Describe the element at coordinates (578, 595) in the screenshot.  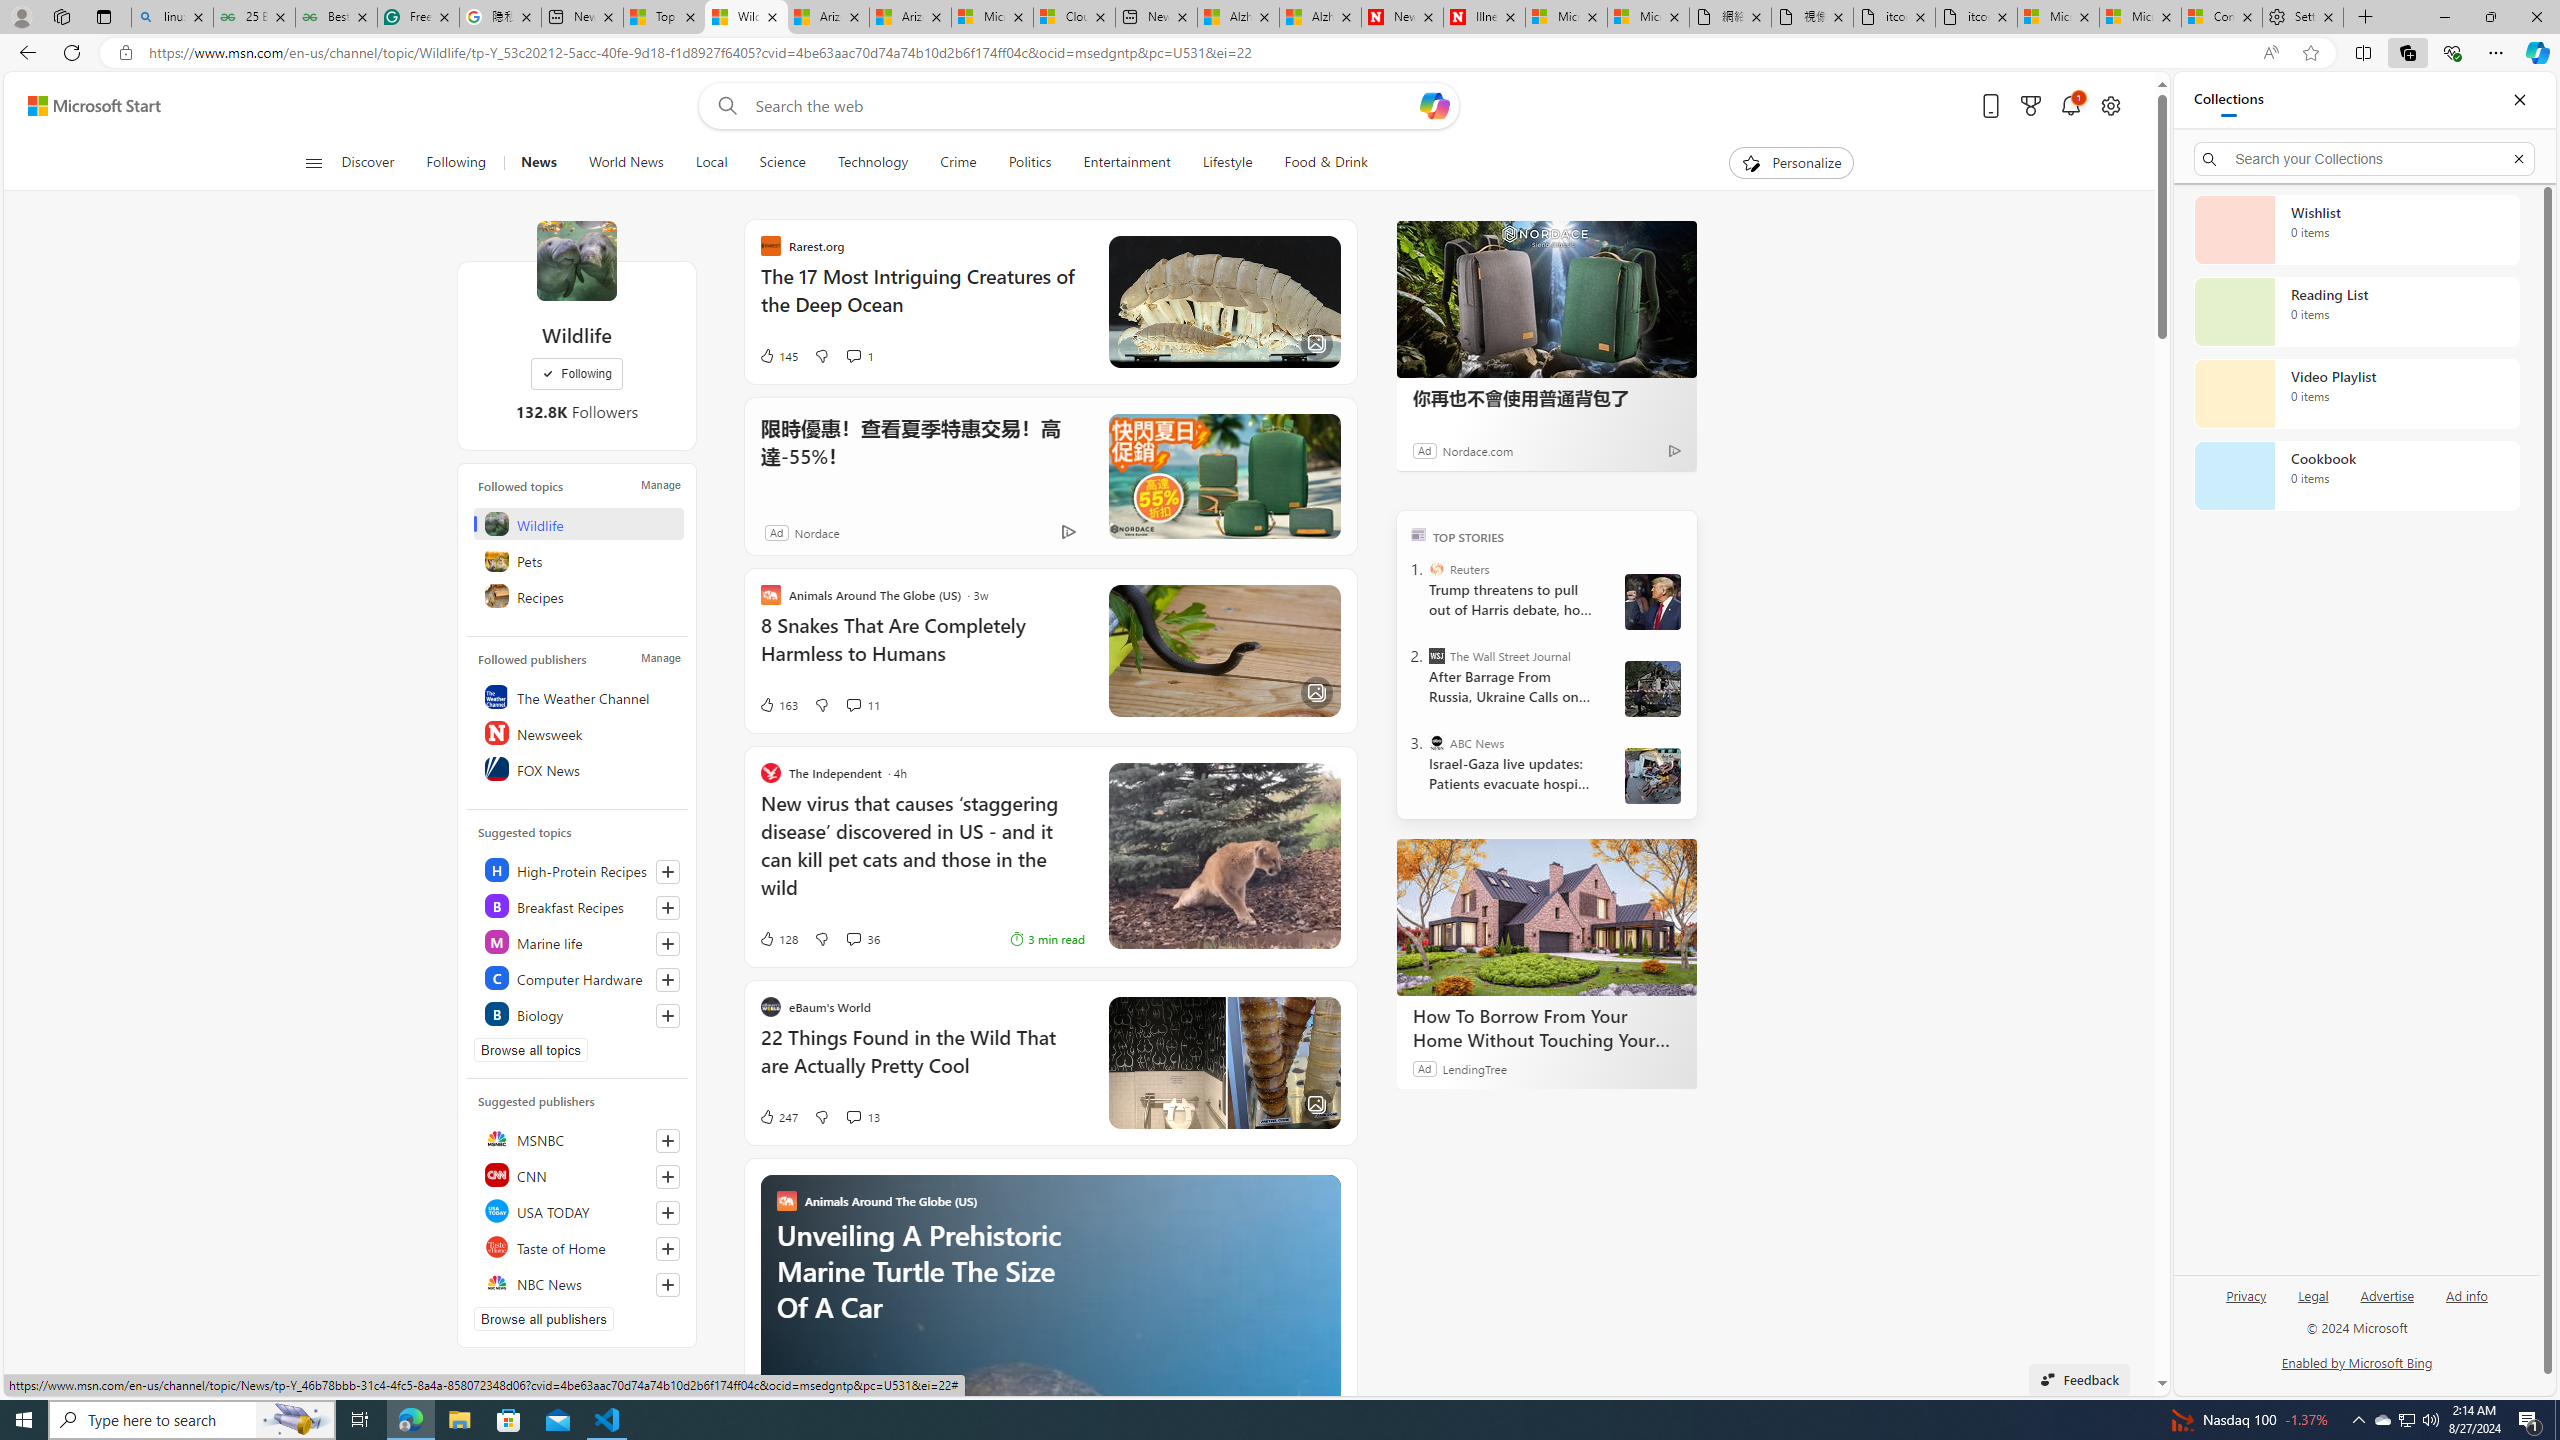
I see `'Recipes'` at that location.